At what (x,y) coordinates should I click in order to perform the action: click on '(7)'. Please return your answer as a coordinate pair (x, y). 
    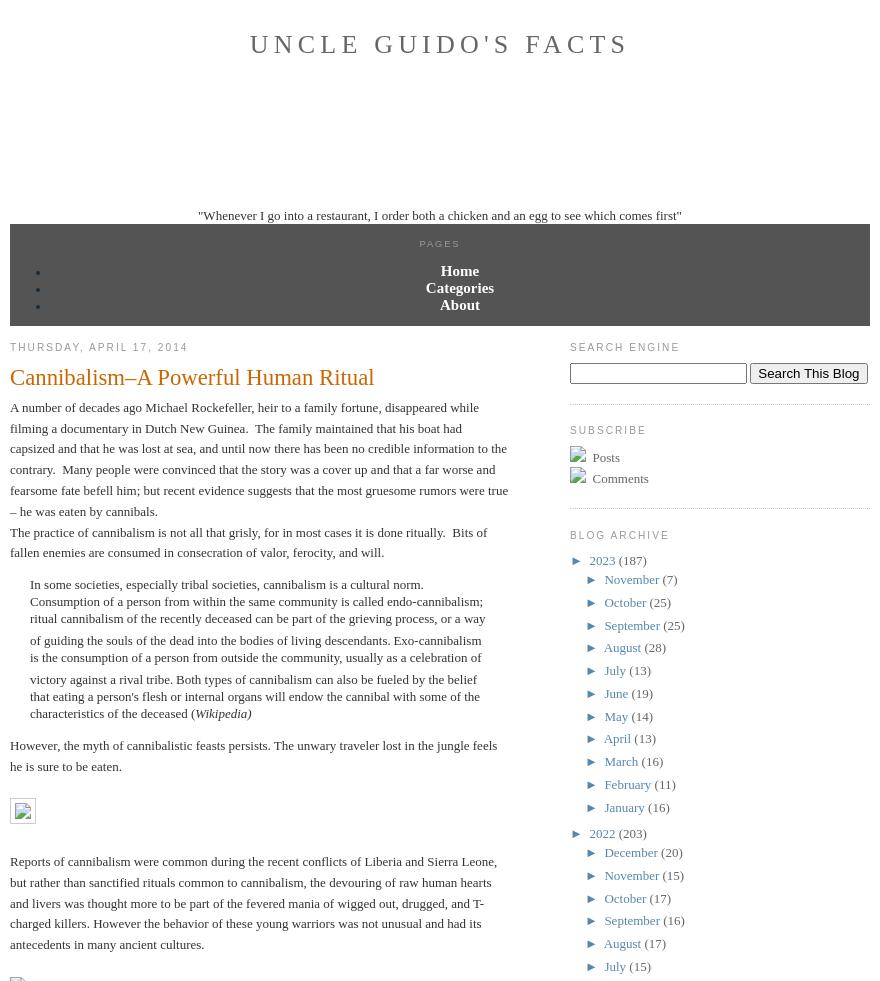
    Looking at the image, I should click on (668, 579).